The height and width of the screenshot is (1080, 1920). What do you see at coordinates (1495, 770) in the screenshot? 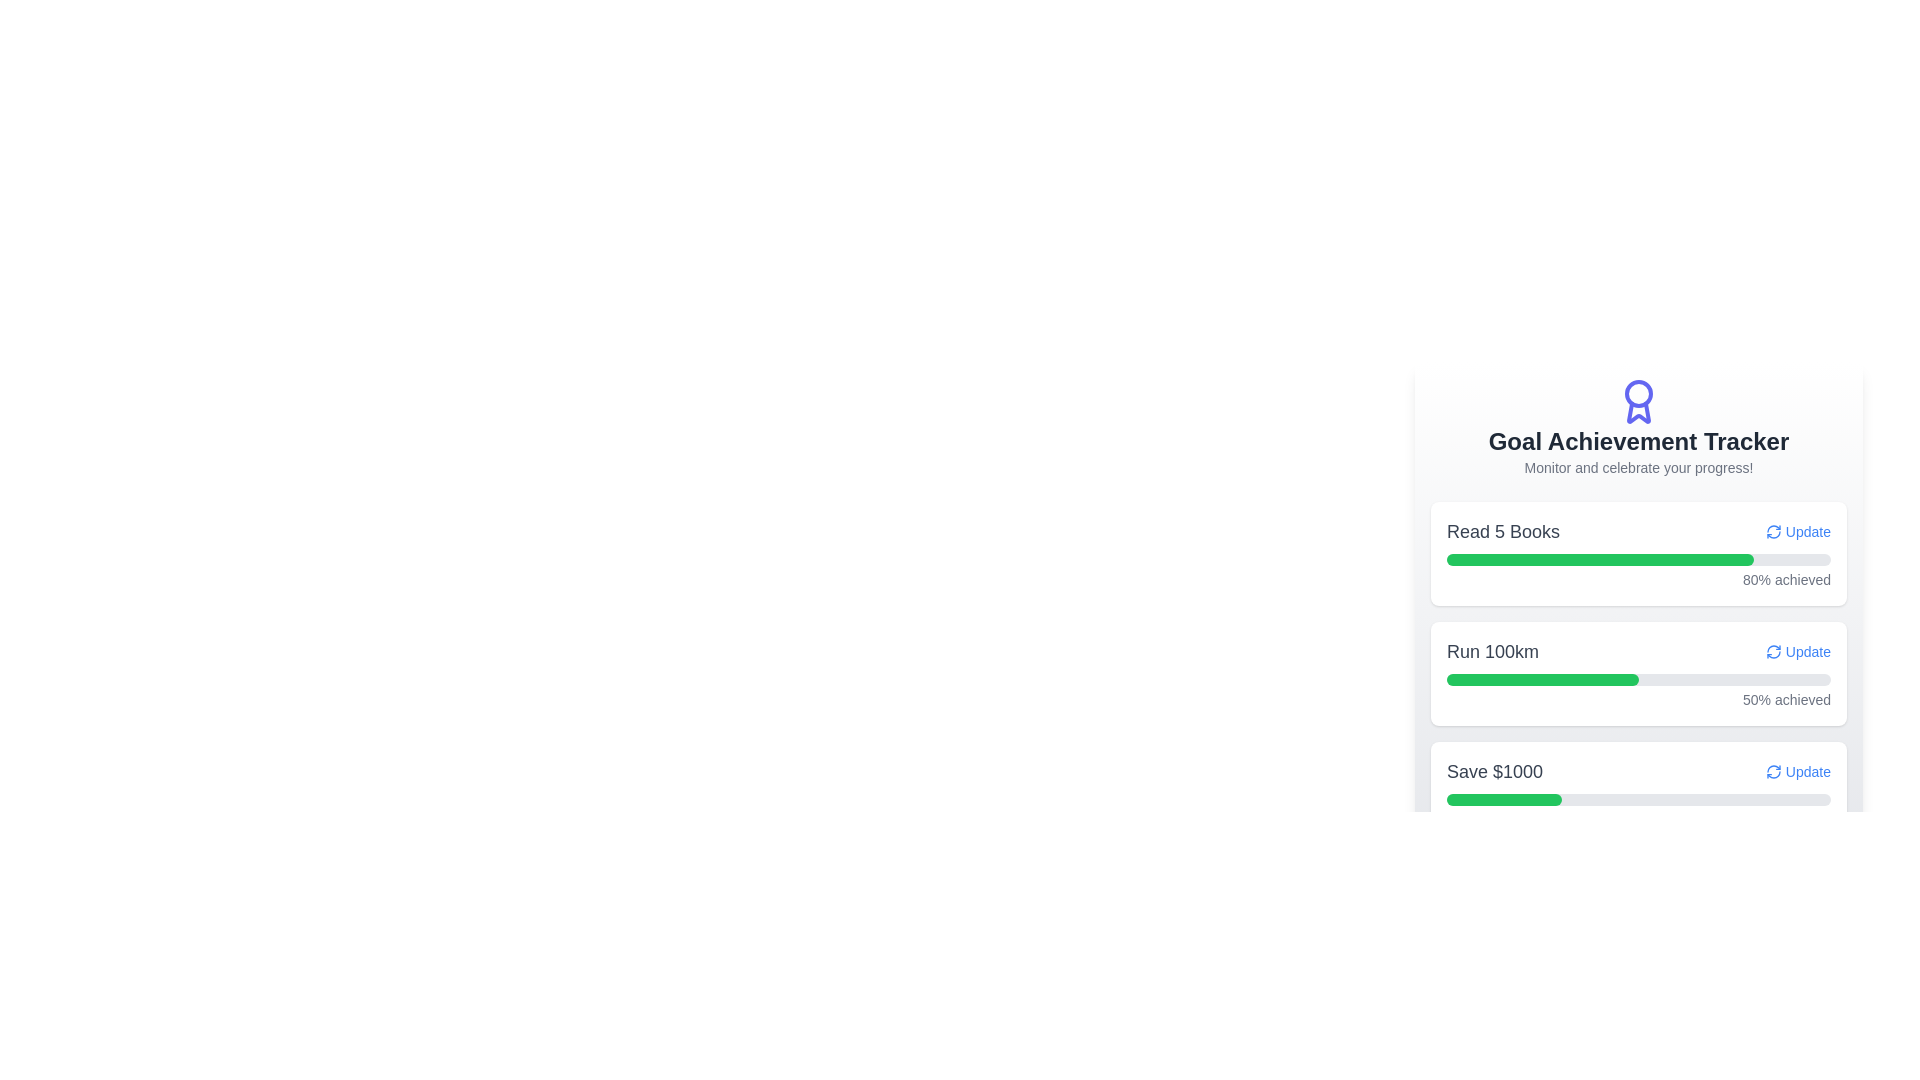
I see `text of the static label displaying 'Save $1000', located in the last row under the 'Goal Achievement Tracker' section, positioned to the left of the 'Update' link button` at bounding box center [1495, 770].